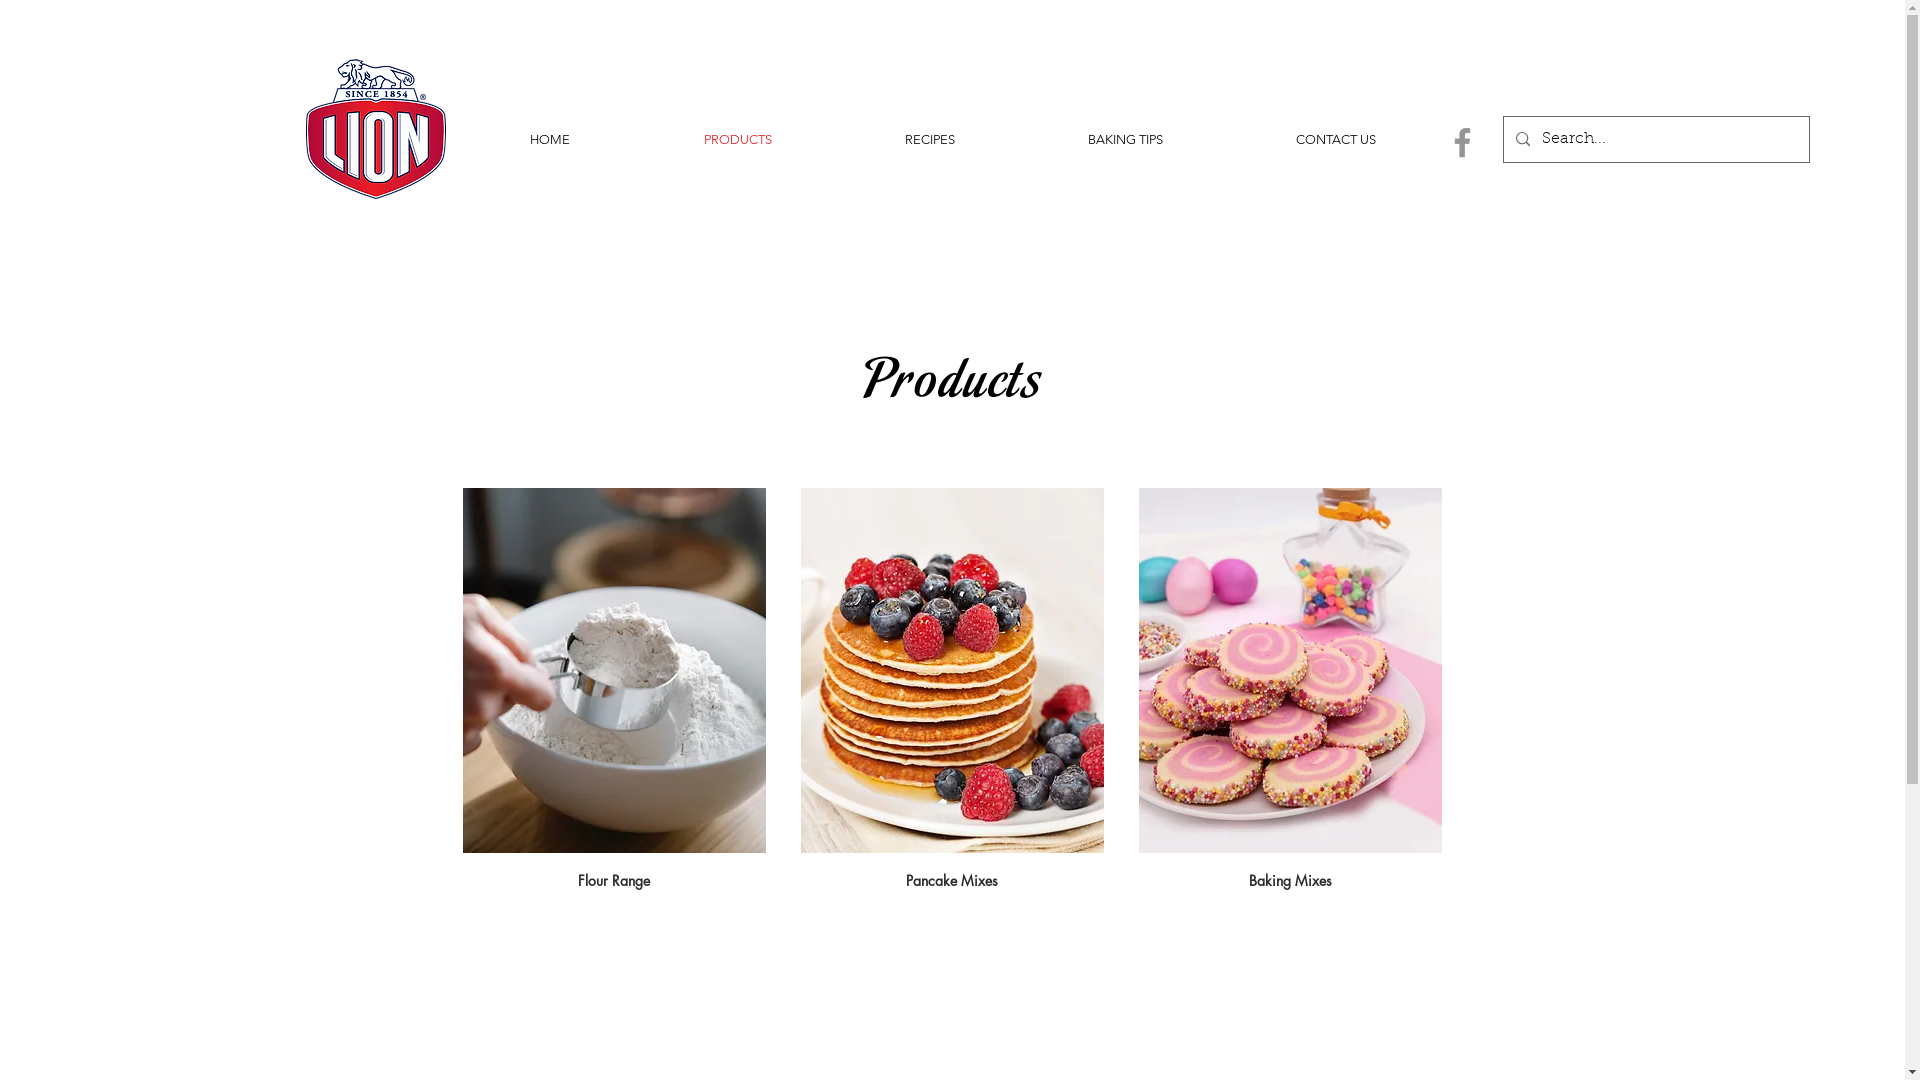 The width and height of the screenshot is (1920, 1080). I want to click on 'HOME', so click(548, 138).